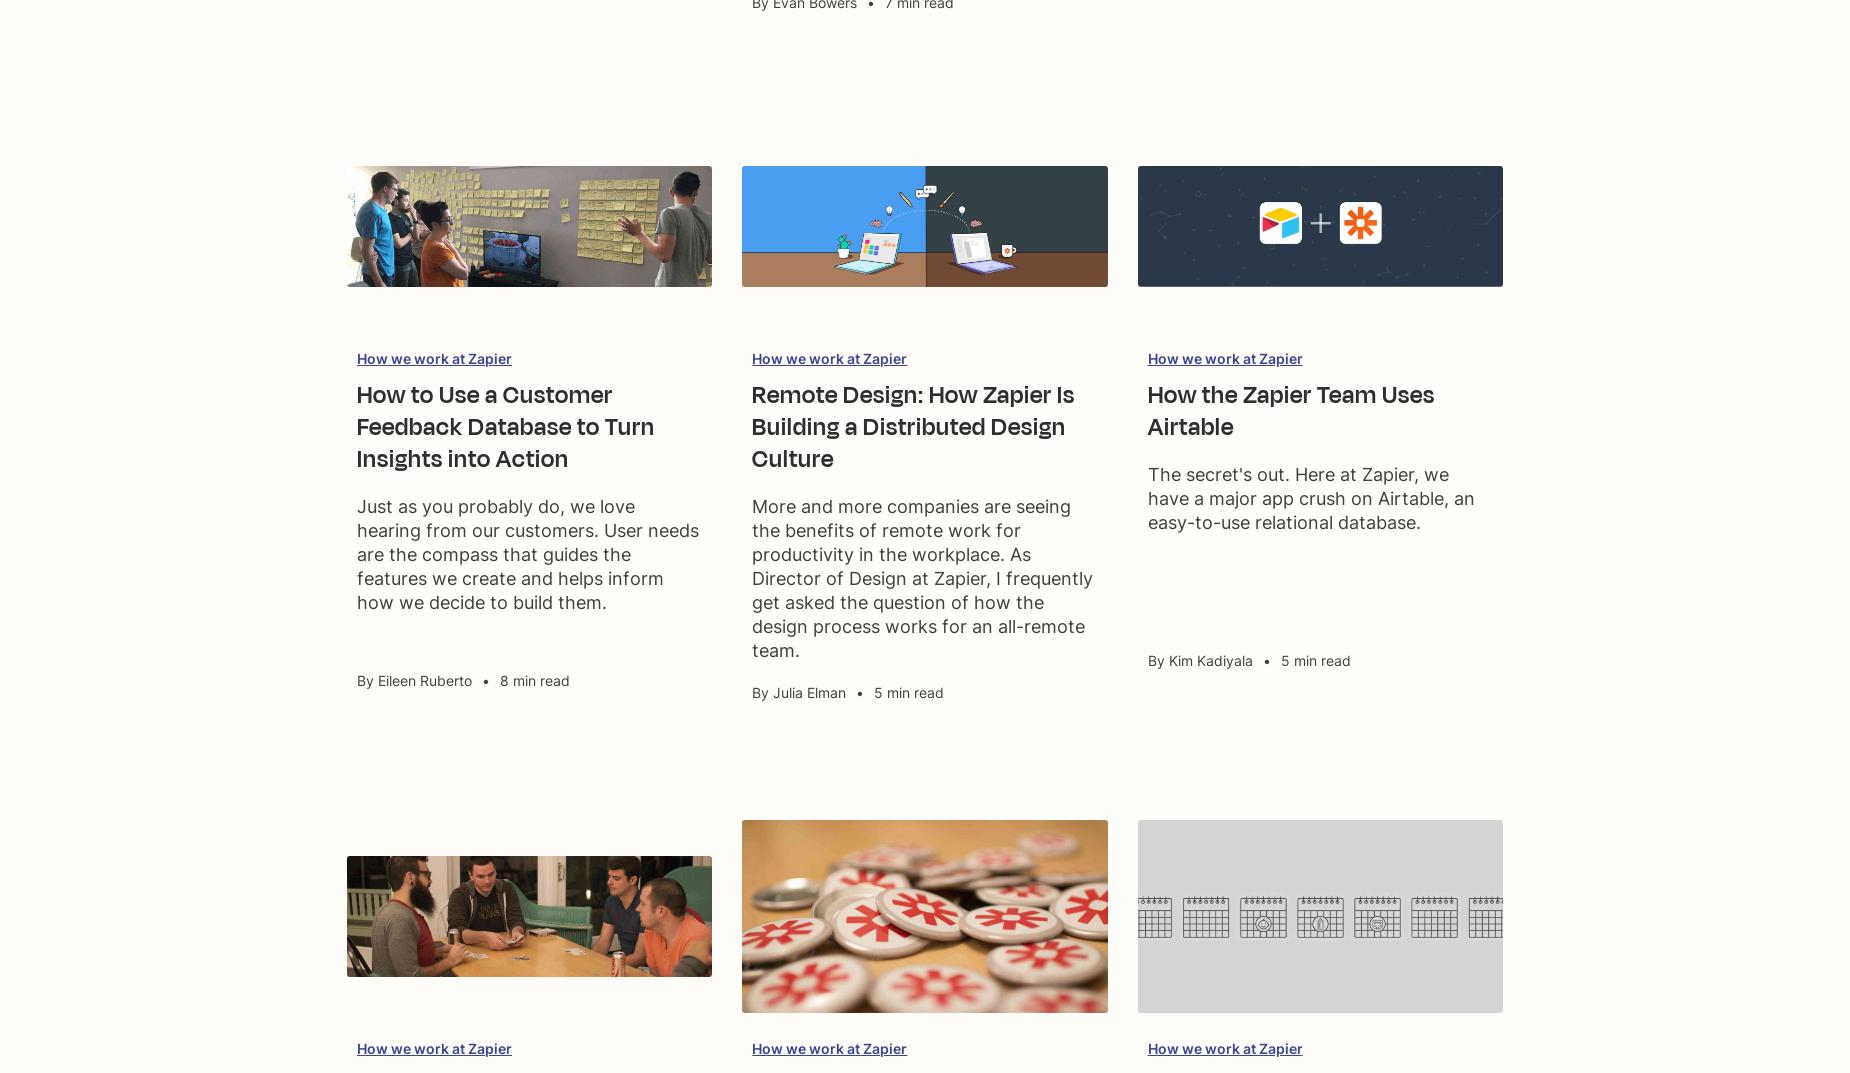  I want to click on 'Just as you probably do, we love hearing from our customers. User needs are the compass that guides the features we create and helps inform how we decide to build them.', so click(527, 554).